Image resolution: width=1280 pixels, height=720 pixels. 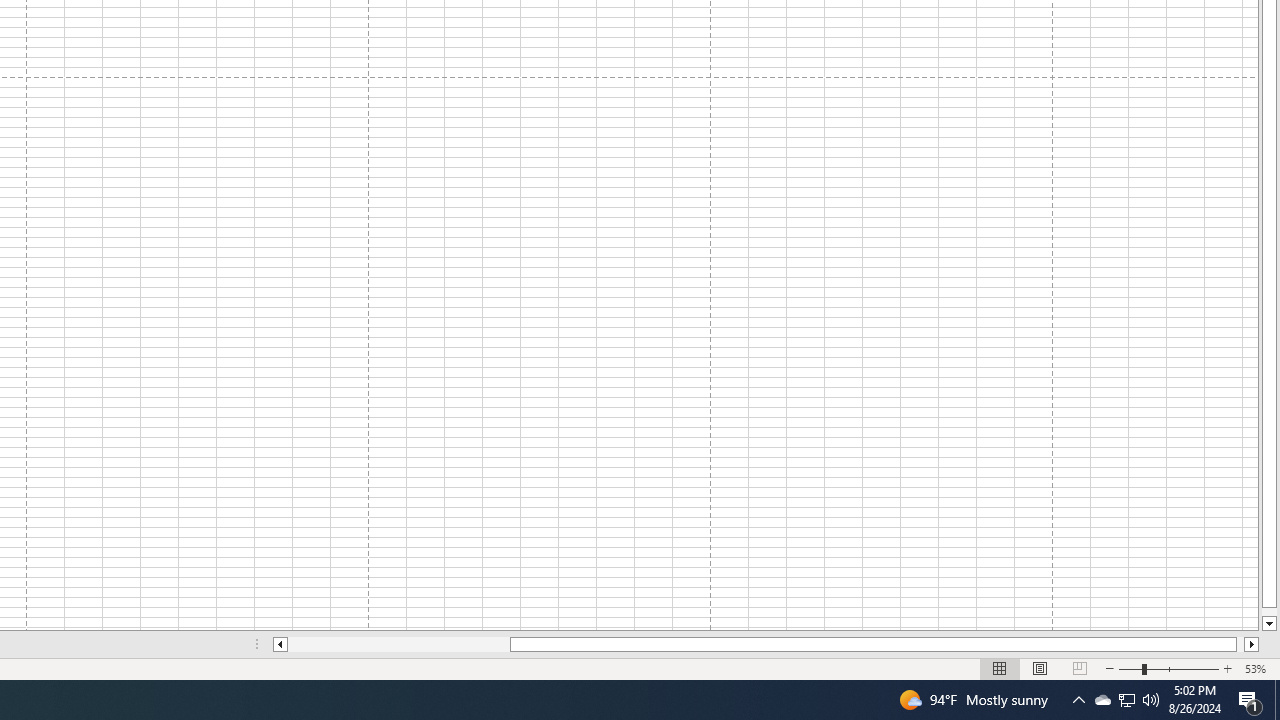 What do you see at coordinates (1000, 669) in the screenshot?
I see `'Normal'` at bounding box center [1000, 669].